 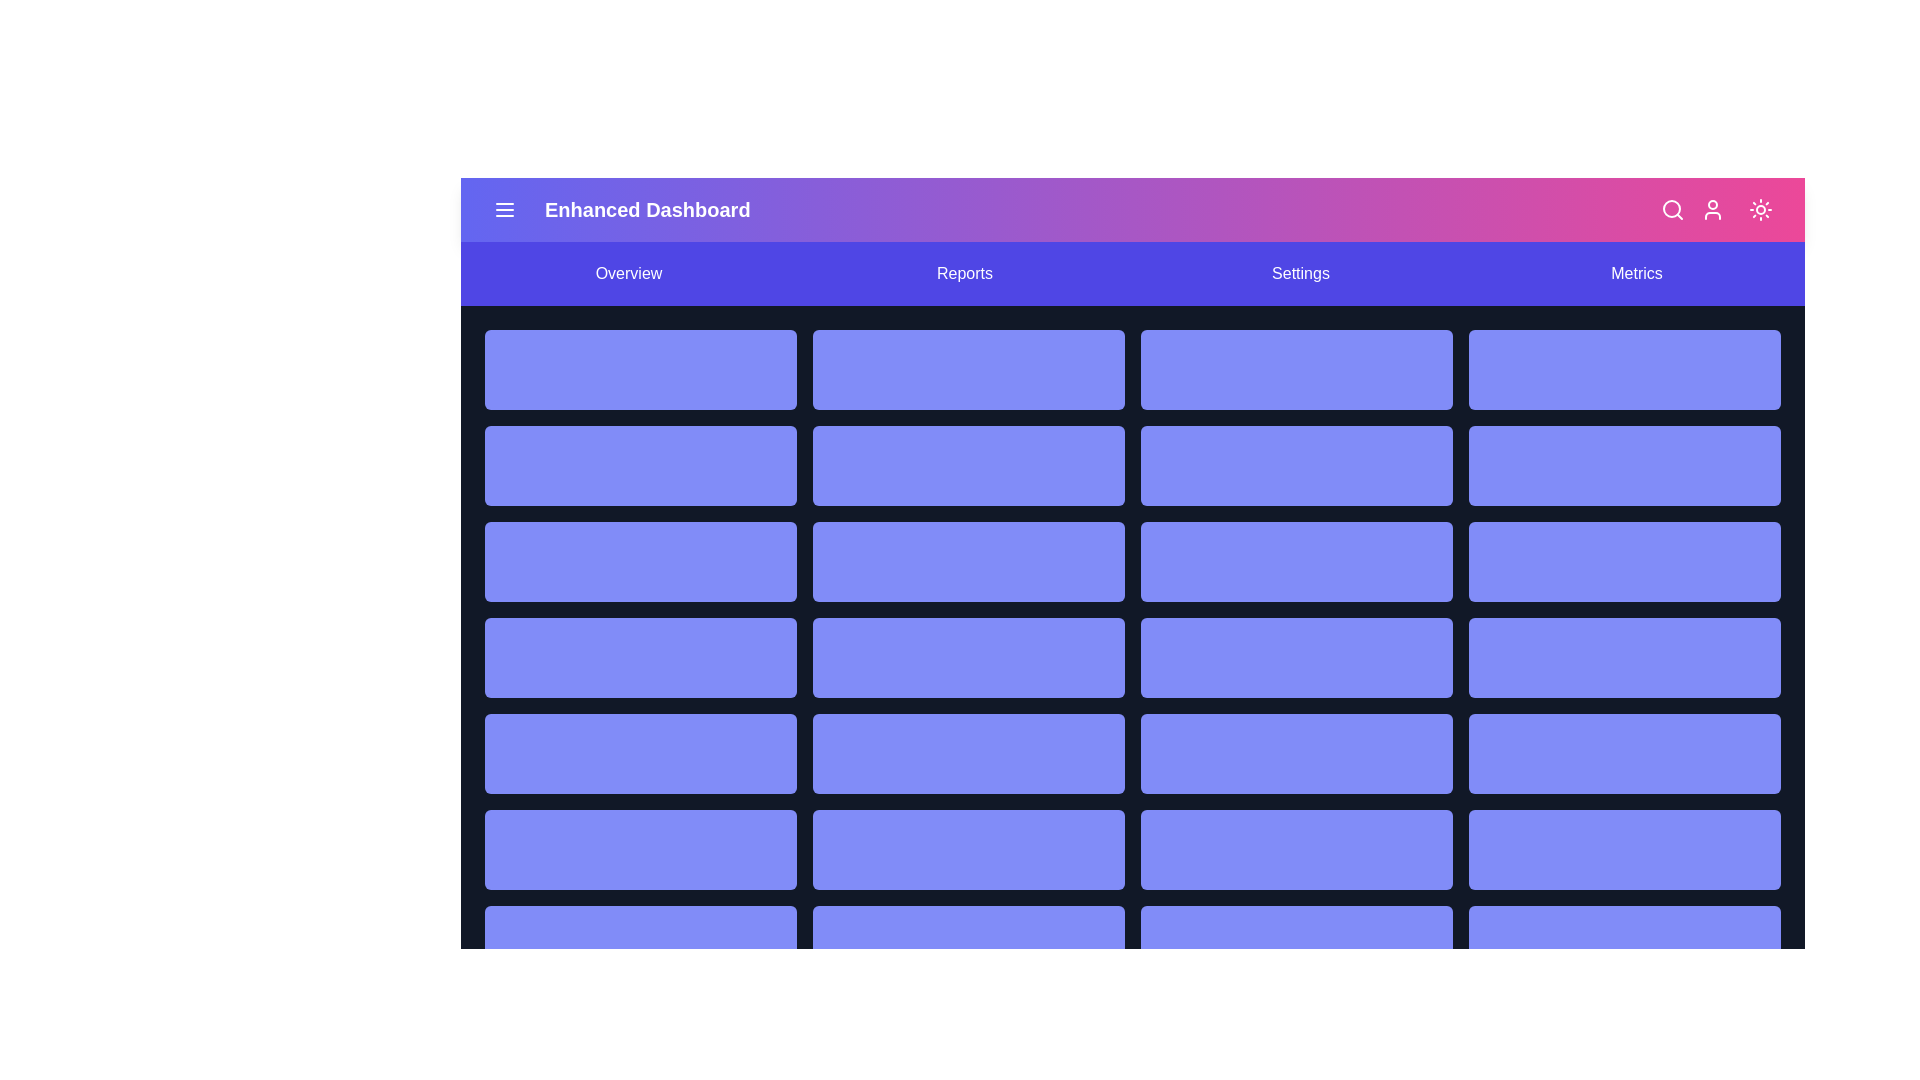 I want to click on the search icon to activate the search functionality, so click(x=1673, y=209).